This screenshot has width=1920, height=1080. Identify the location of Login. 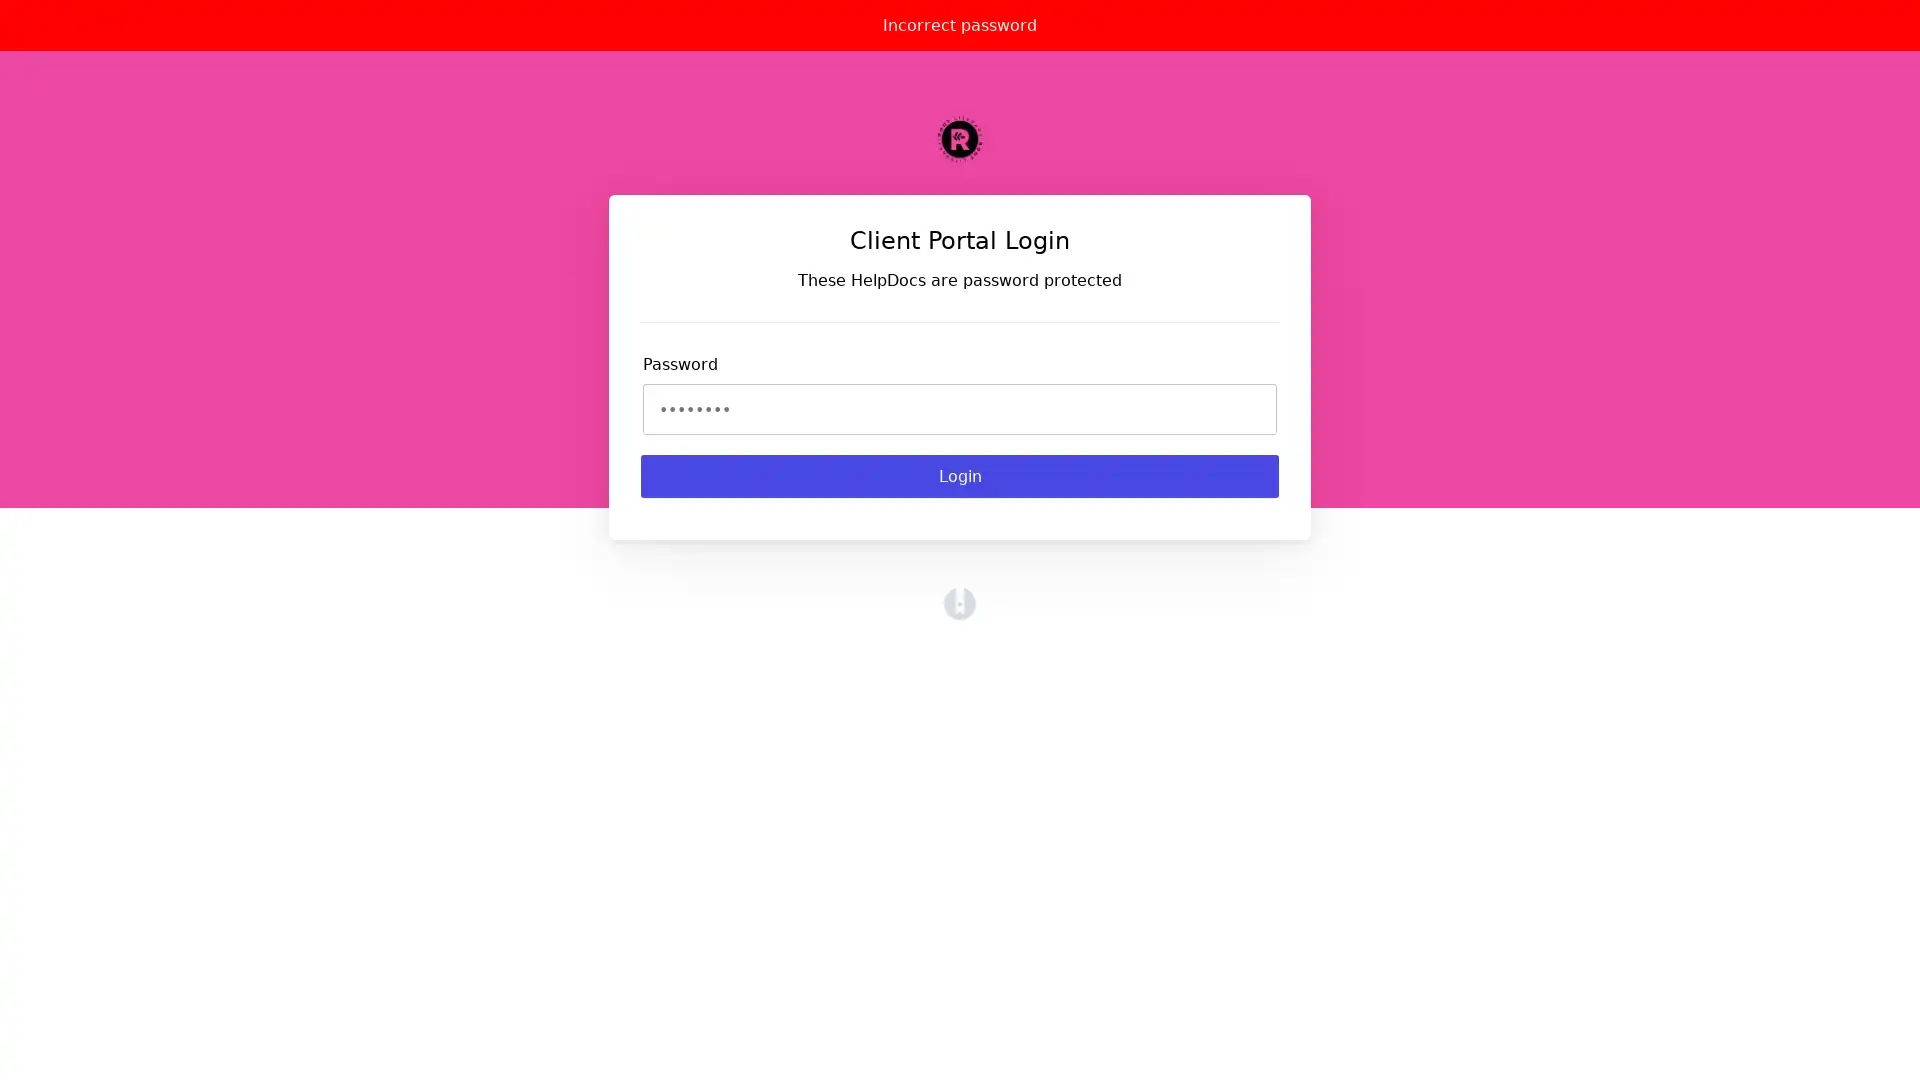
(960, 476).